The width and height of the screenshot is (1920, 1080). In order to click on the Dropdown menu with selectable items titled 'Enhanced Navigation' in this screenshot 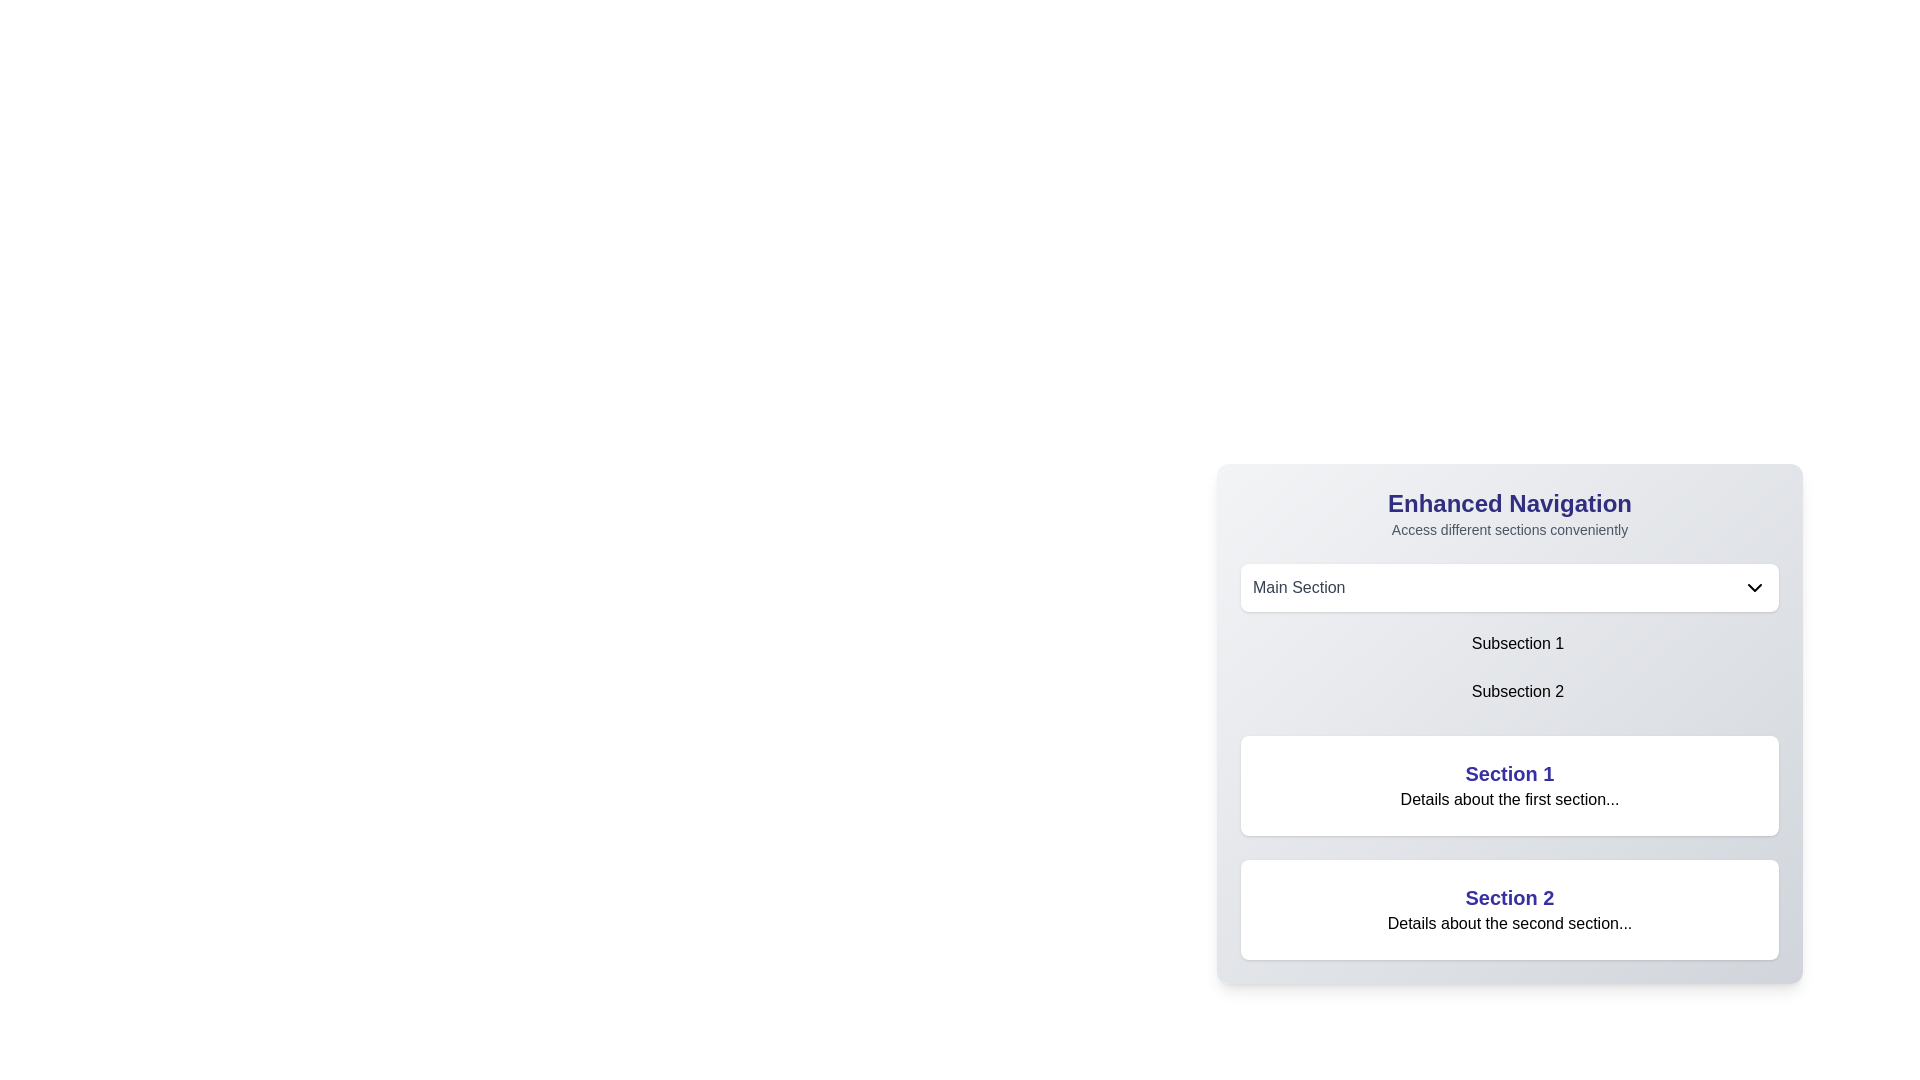, I will do `click(1510, 637)`.